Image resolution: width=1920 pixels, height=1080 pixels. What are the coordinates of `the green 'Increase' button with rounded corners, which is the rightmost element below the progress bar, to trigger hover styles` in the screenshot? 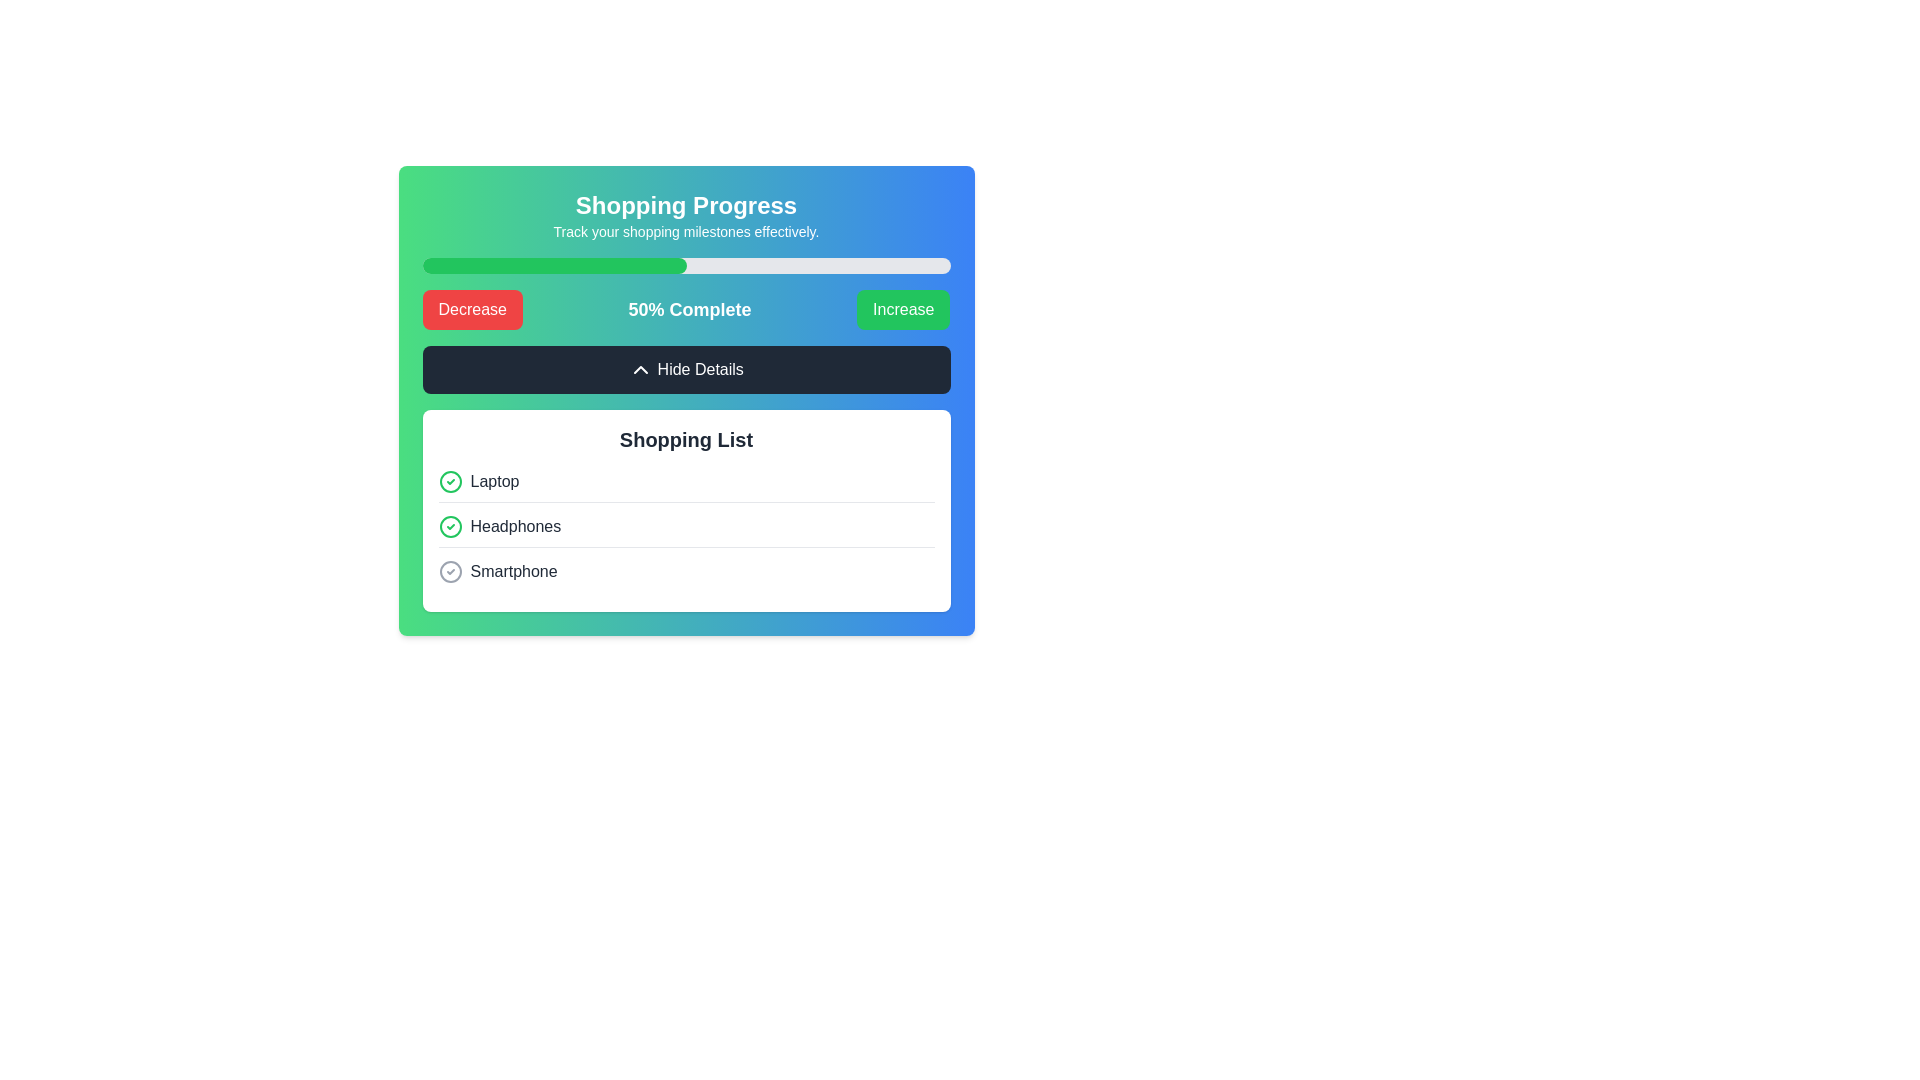 It's located at (902, 309).